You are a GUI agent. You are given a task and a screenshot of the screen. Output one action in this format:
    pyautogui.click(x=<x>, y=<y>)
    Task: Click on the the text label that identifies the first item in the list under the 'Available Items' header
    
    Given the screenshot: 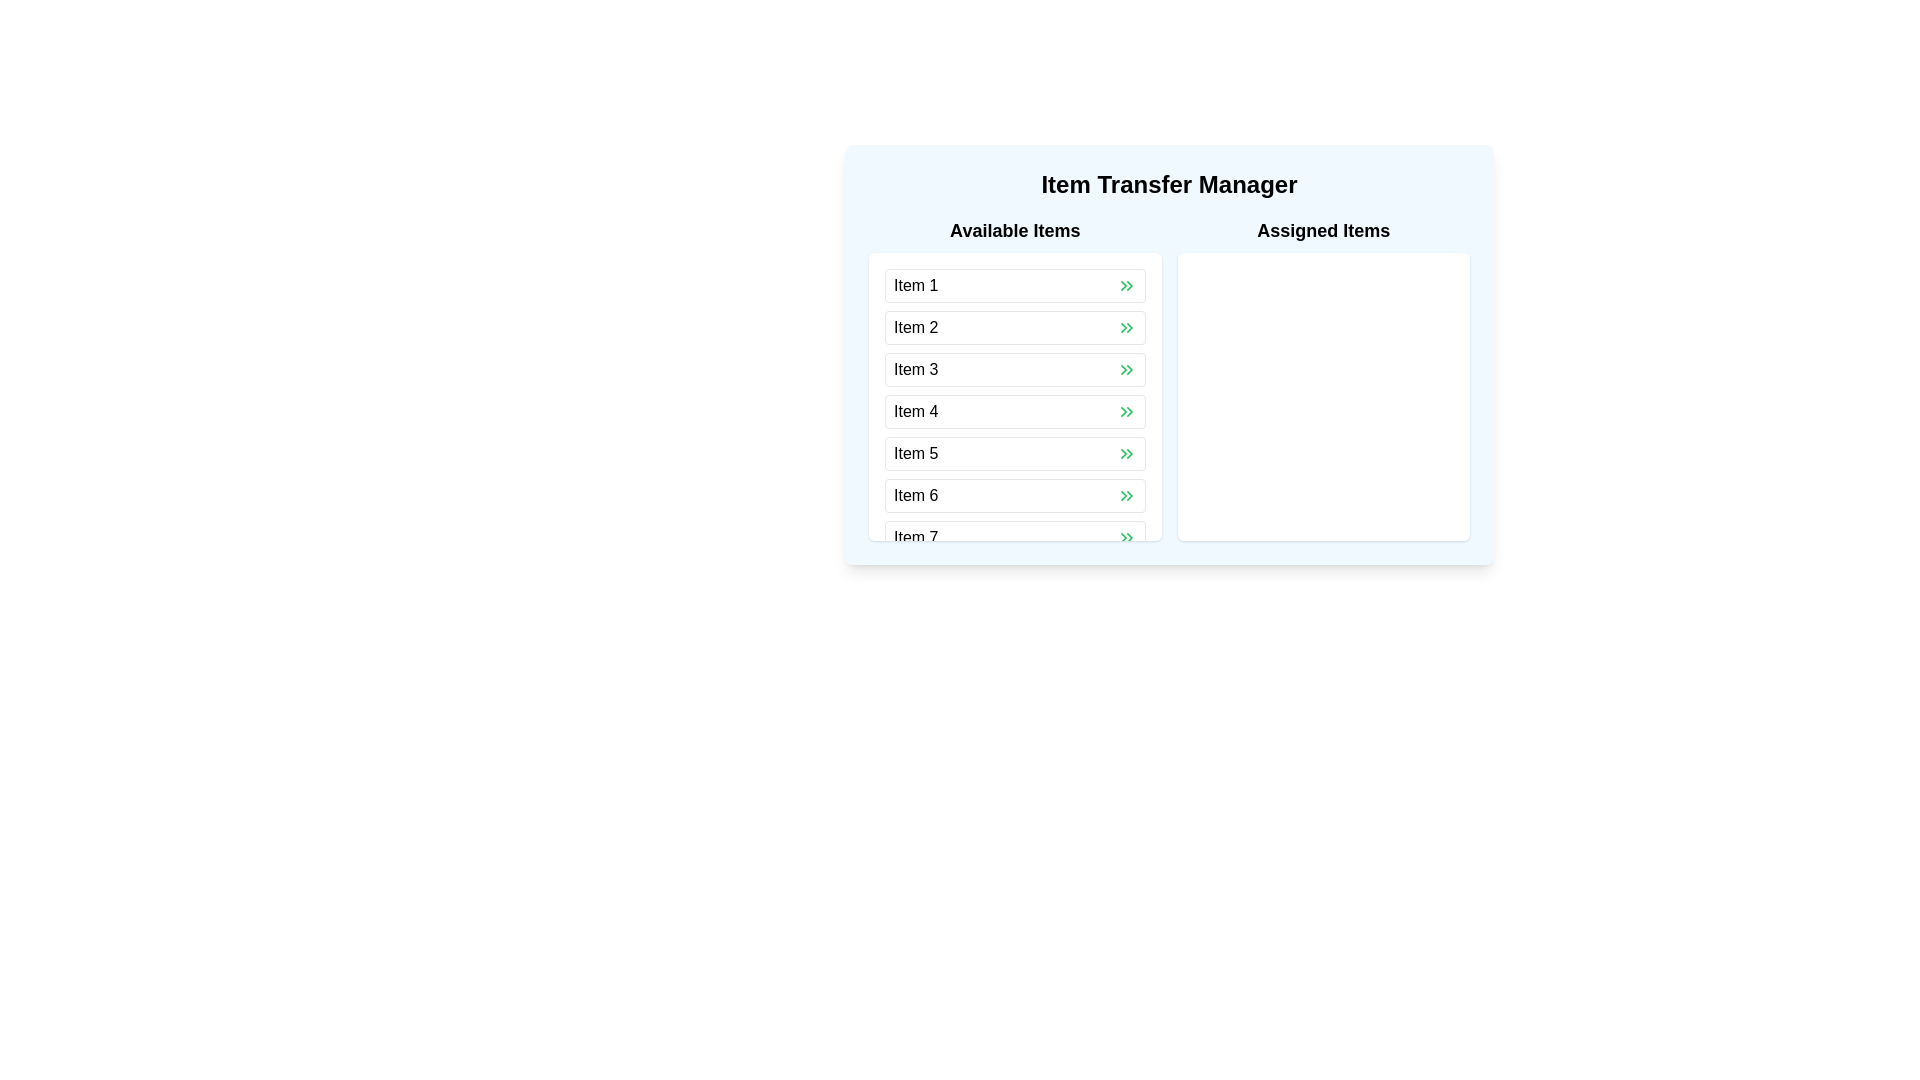 What is the action you would take?
    pyautogui.click(x=915, y=285)
    